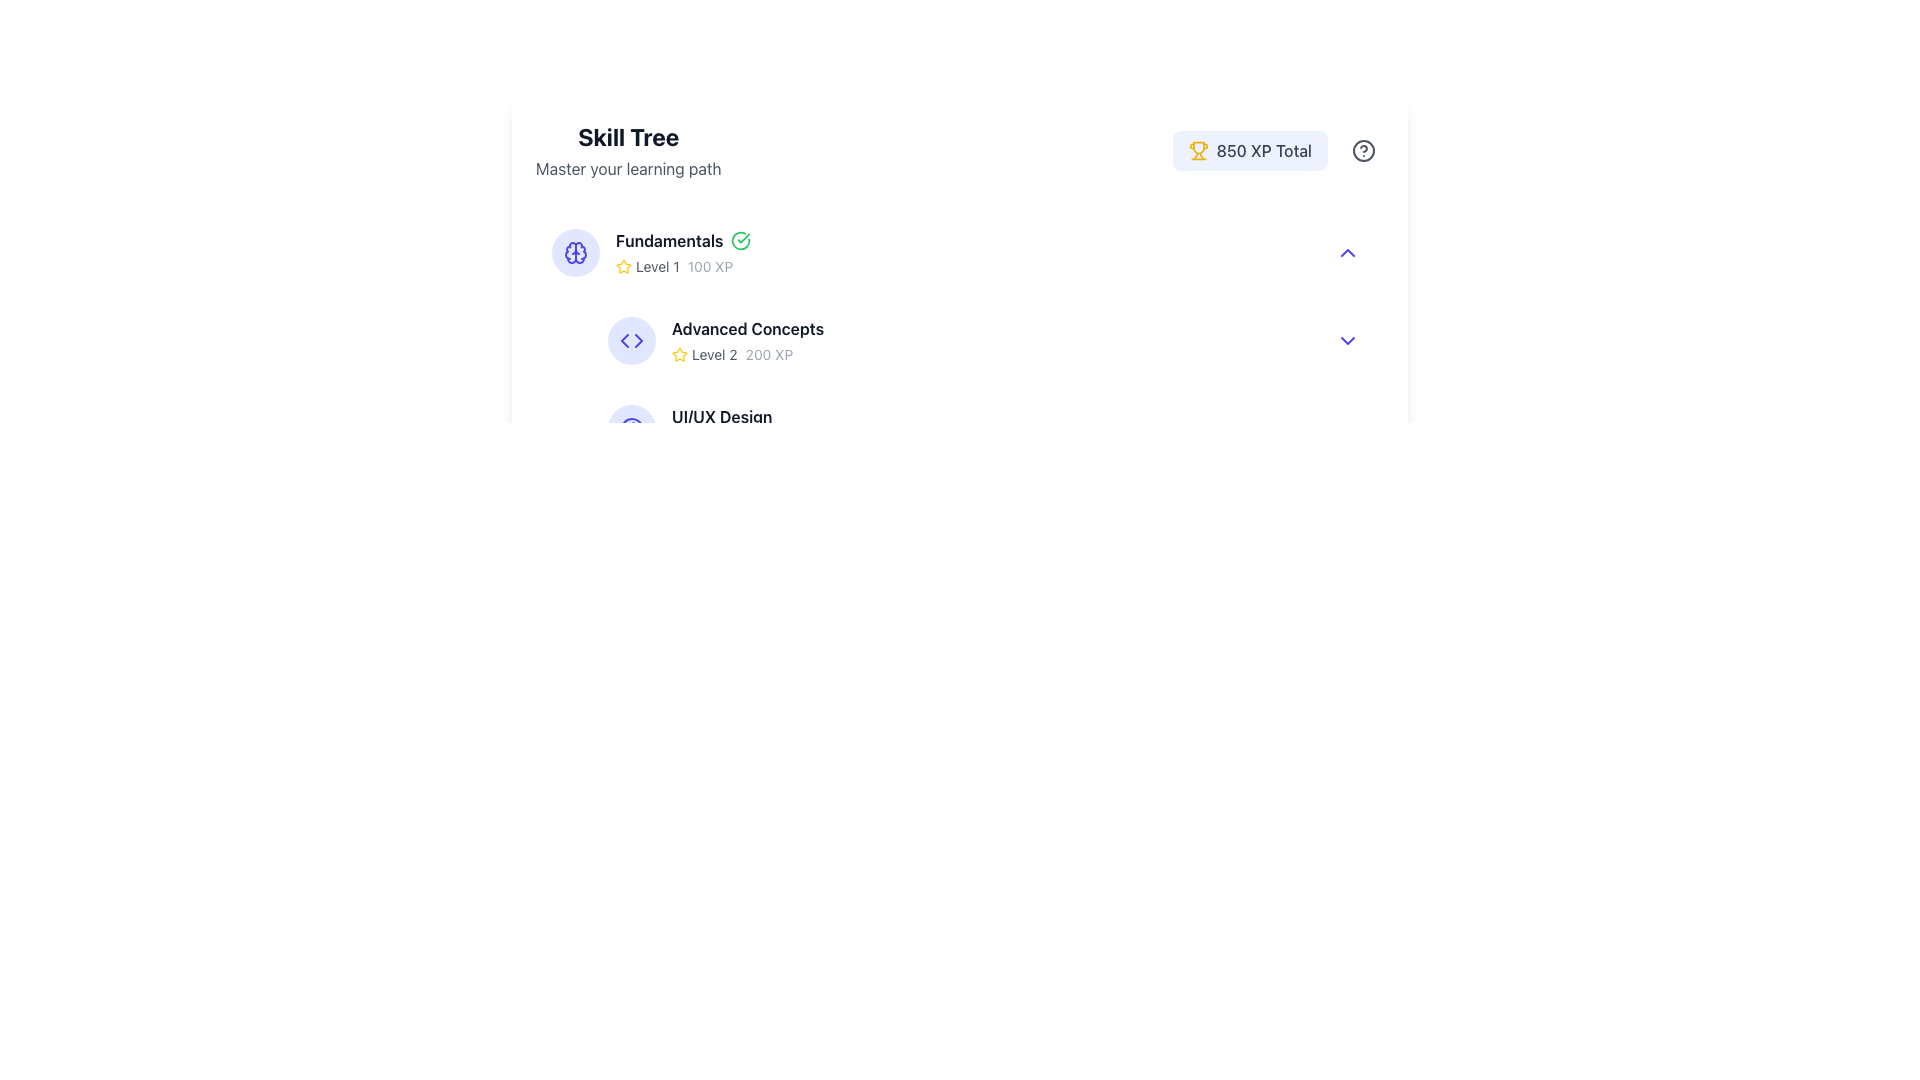 This screenshot has height=1080, width=1920. What do you see at coordinates (627, 149) in the screenshot?
I see `the Text label indicating the section's title and subtitle for the skill progression feature located near the upper-left corner of the interface` at bounding box center [627, 149].